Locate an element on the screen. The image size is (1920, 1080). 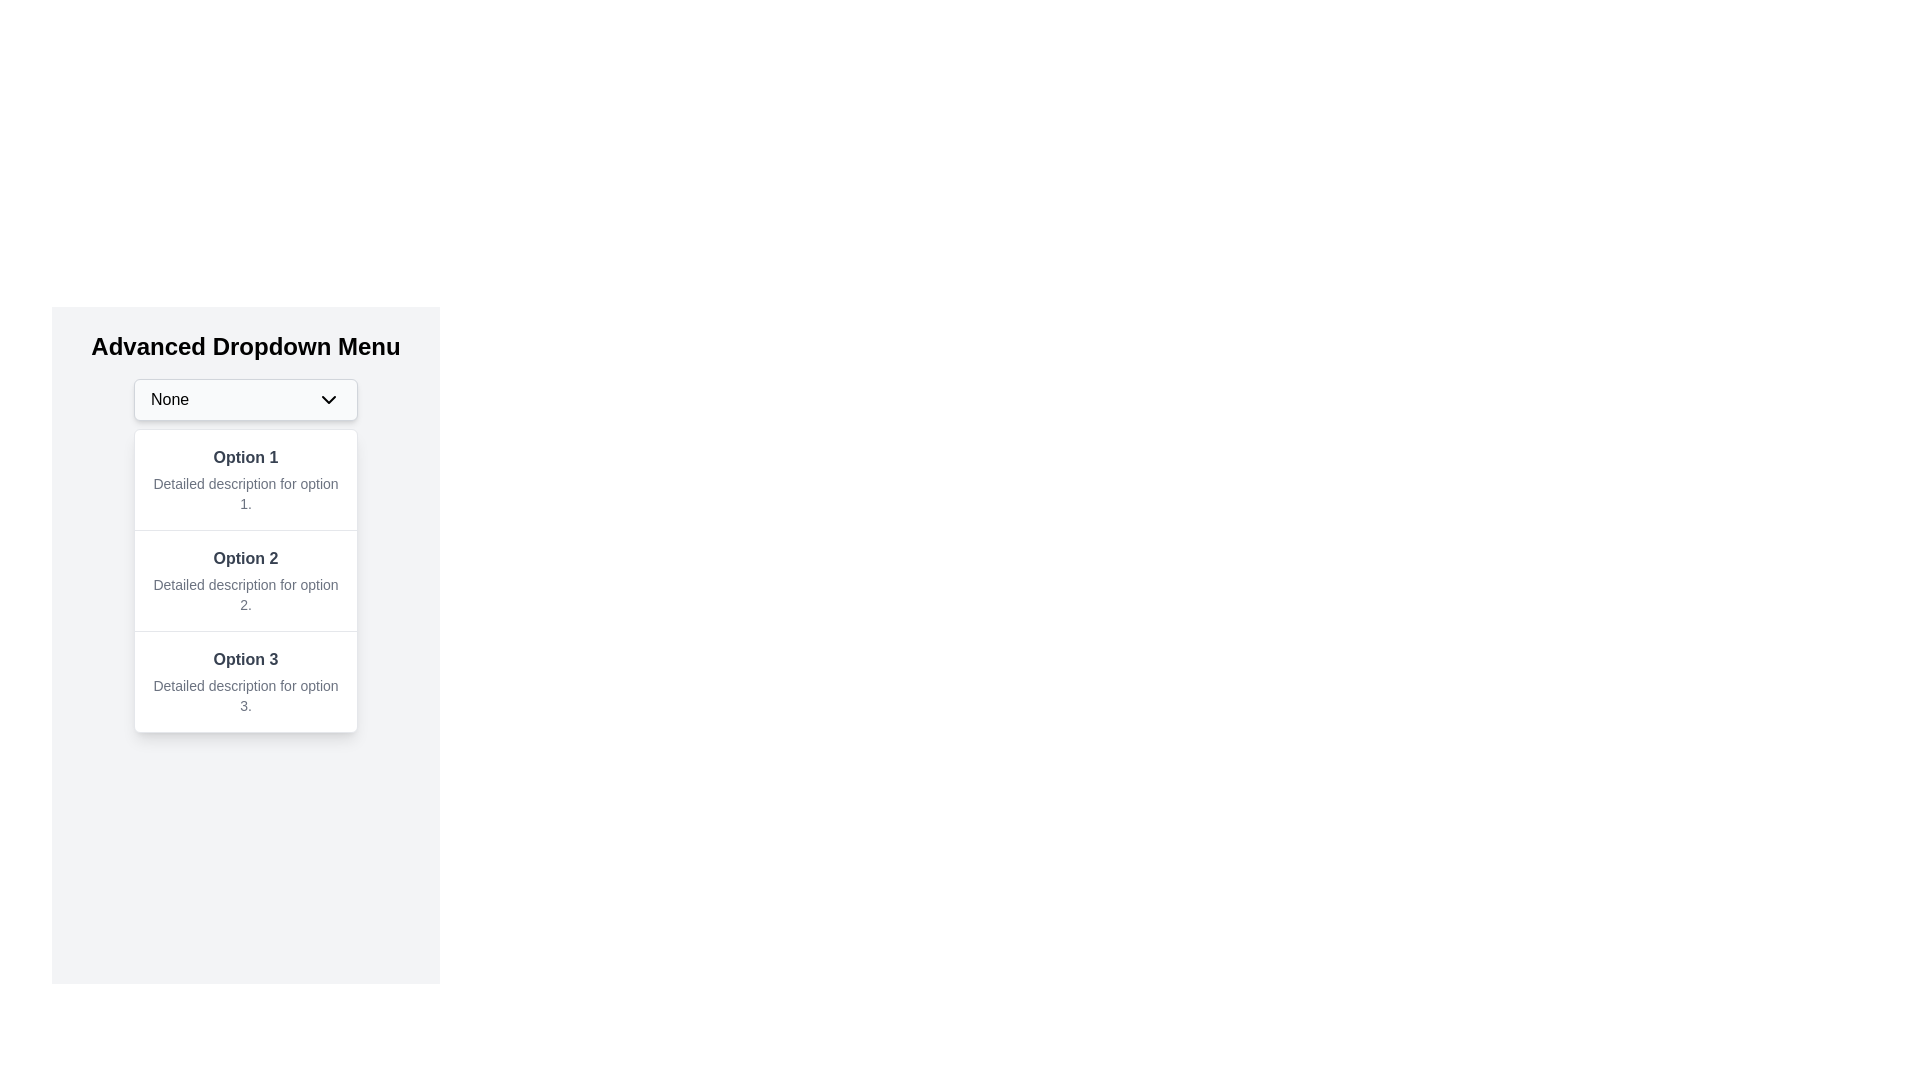
text label displaying 'Option 2', which is styled in bold and dark gray, located in the second option of a vertical dropdown menu is located at coordinates (244, 559).